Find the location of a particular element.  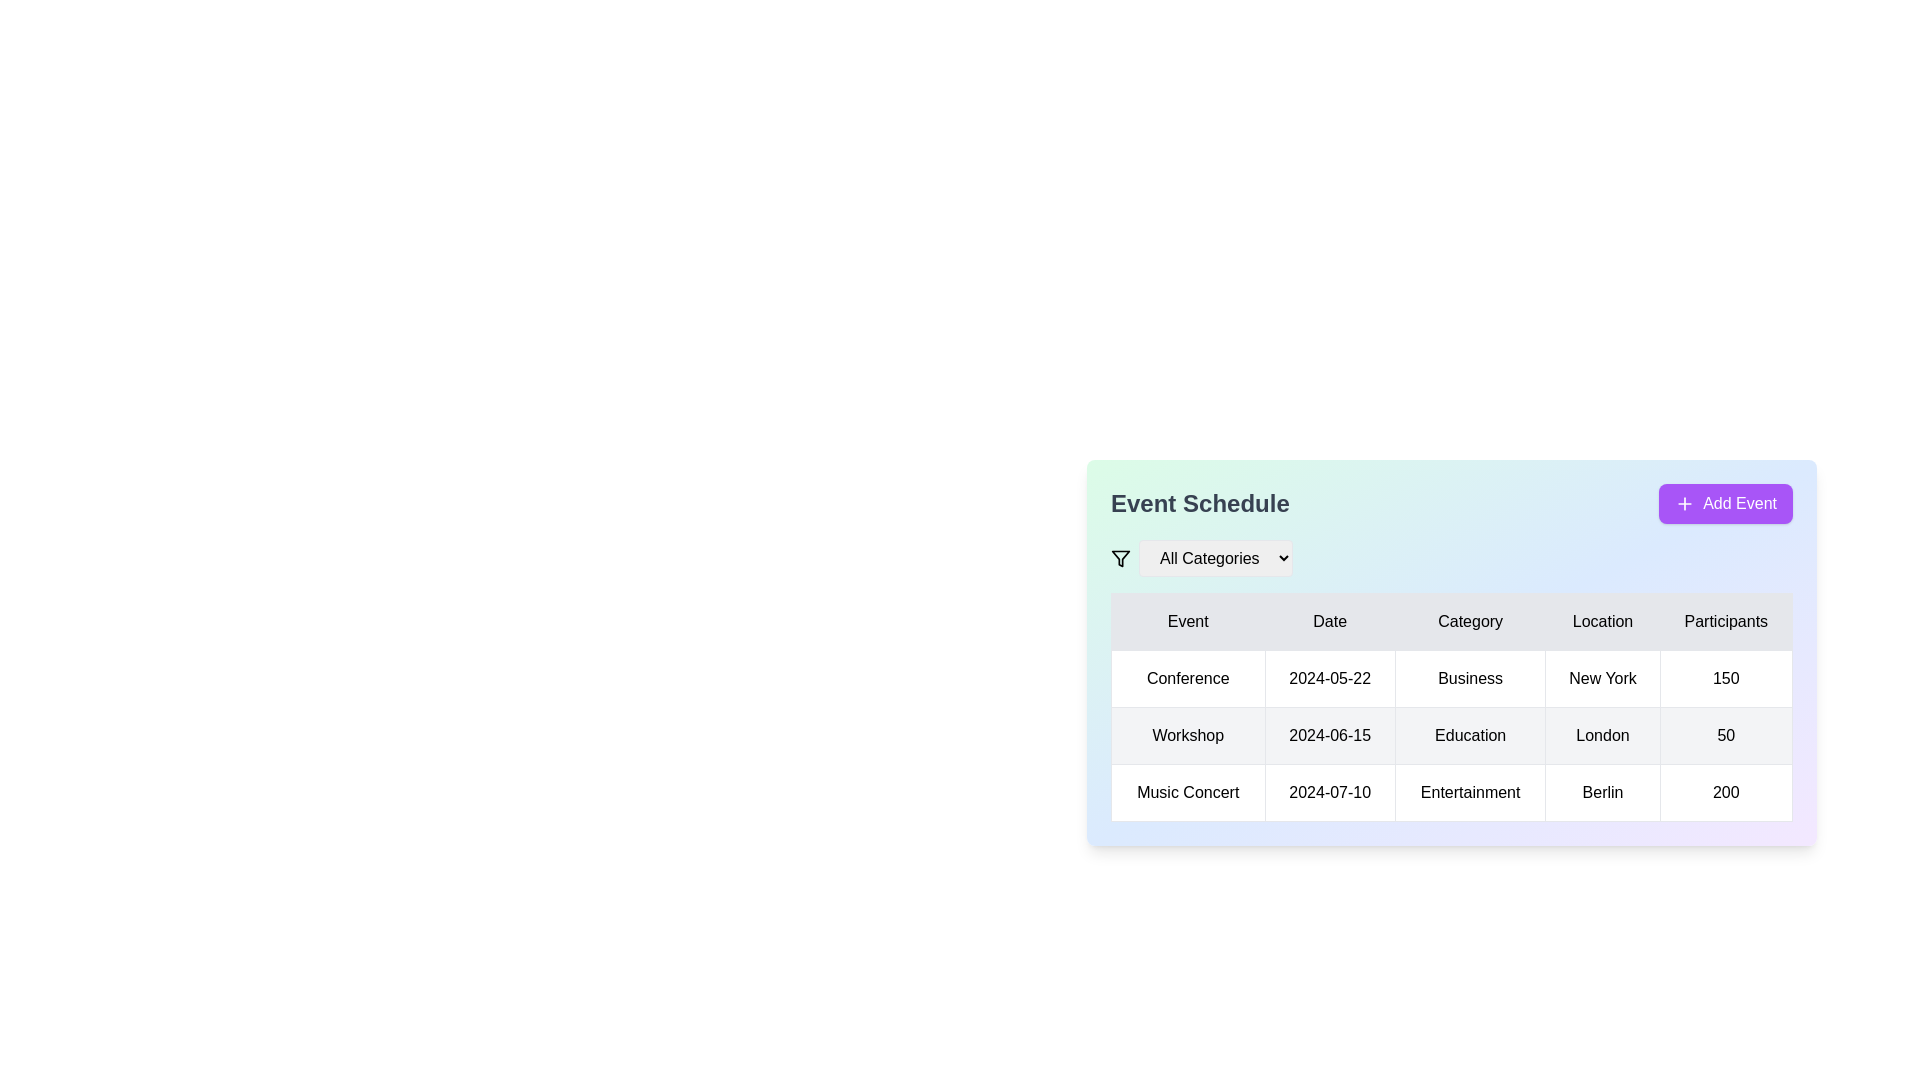

the Text display cell that shows the date '2024-06-15', located in the 'Date' column for the 'Workshop' event in the second row of the table is located at coordinates (1330, 736).